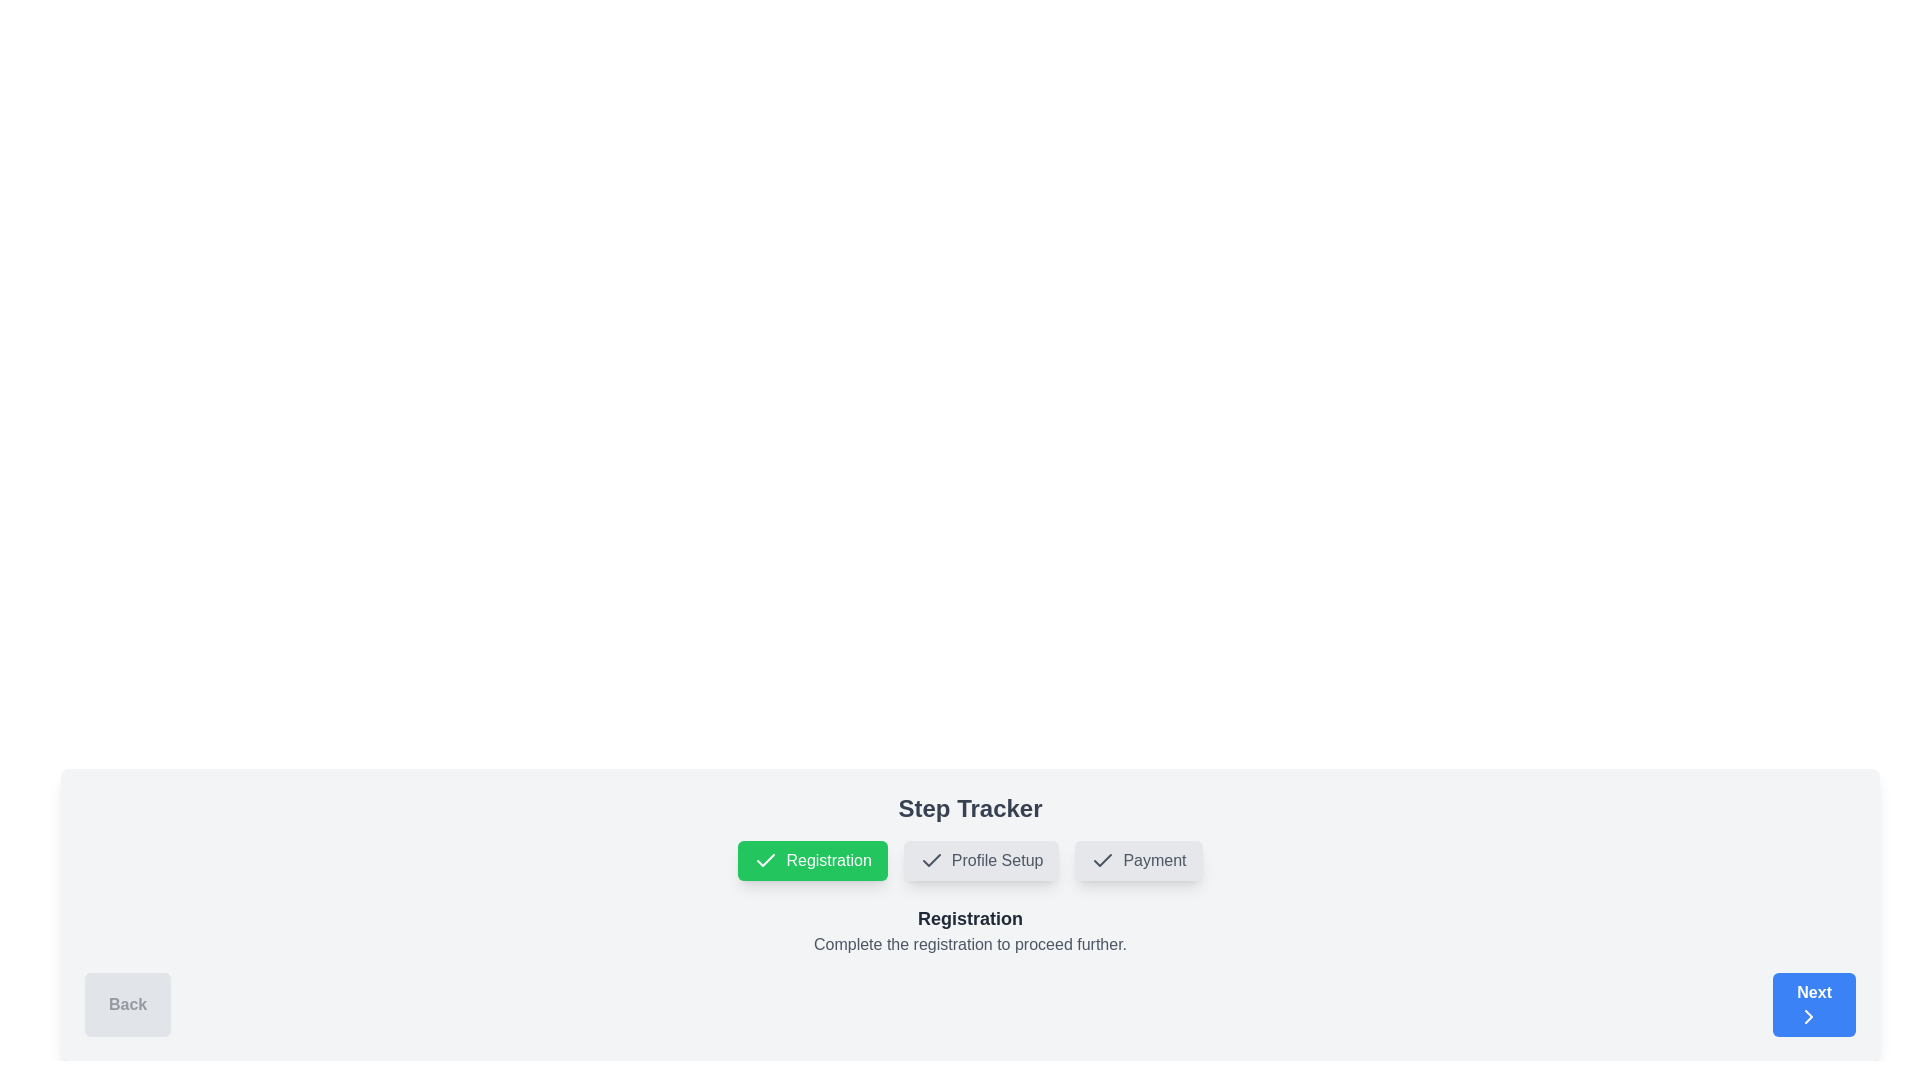 The height and width of the screenshot is (1080, 1920). I want to click on the rectangular 'Back' button with rounded corners, styled in light grey, containing the text 'Back' centered in grey bold font, so click(127, 1005).